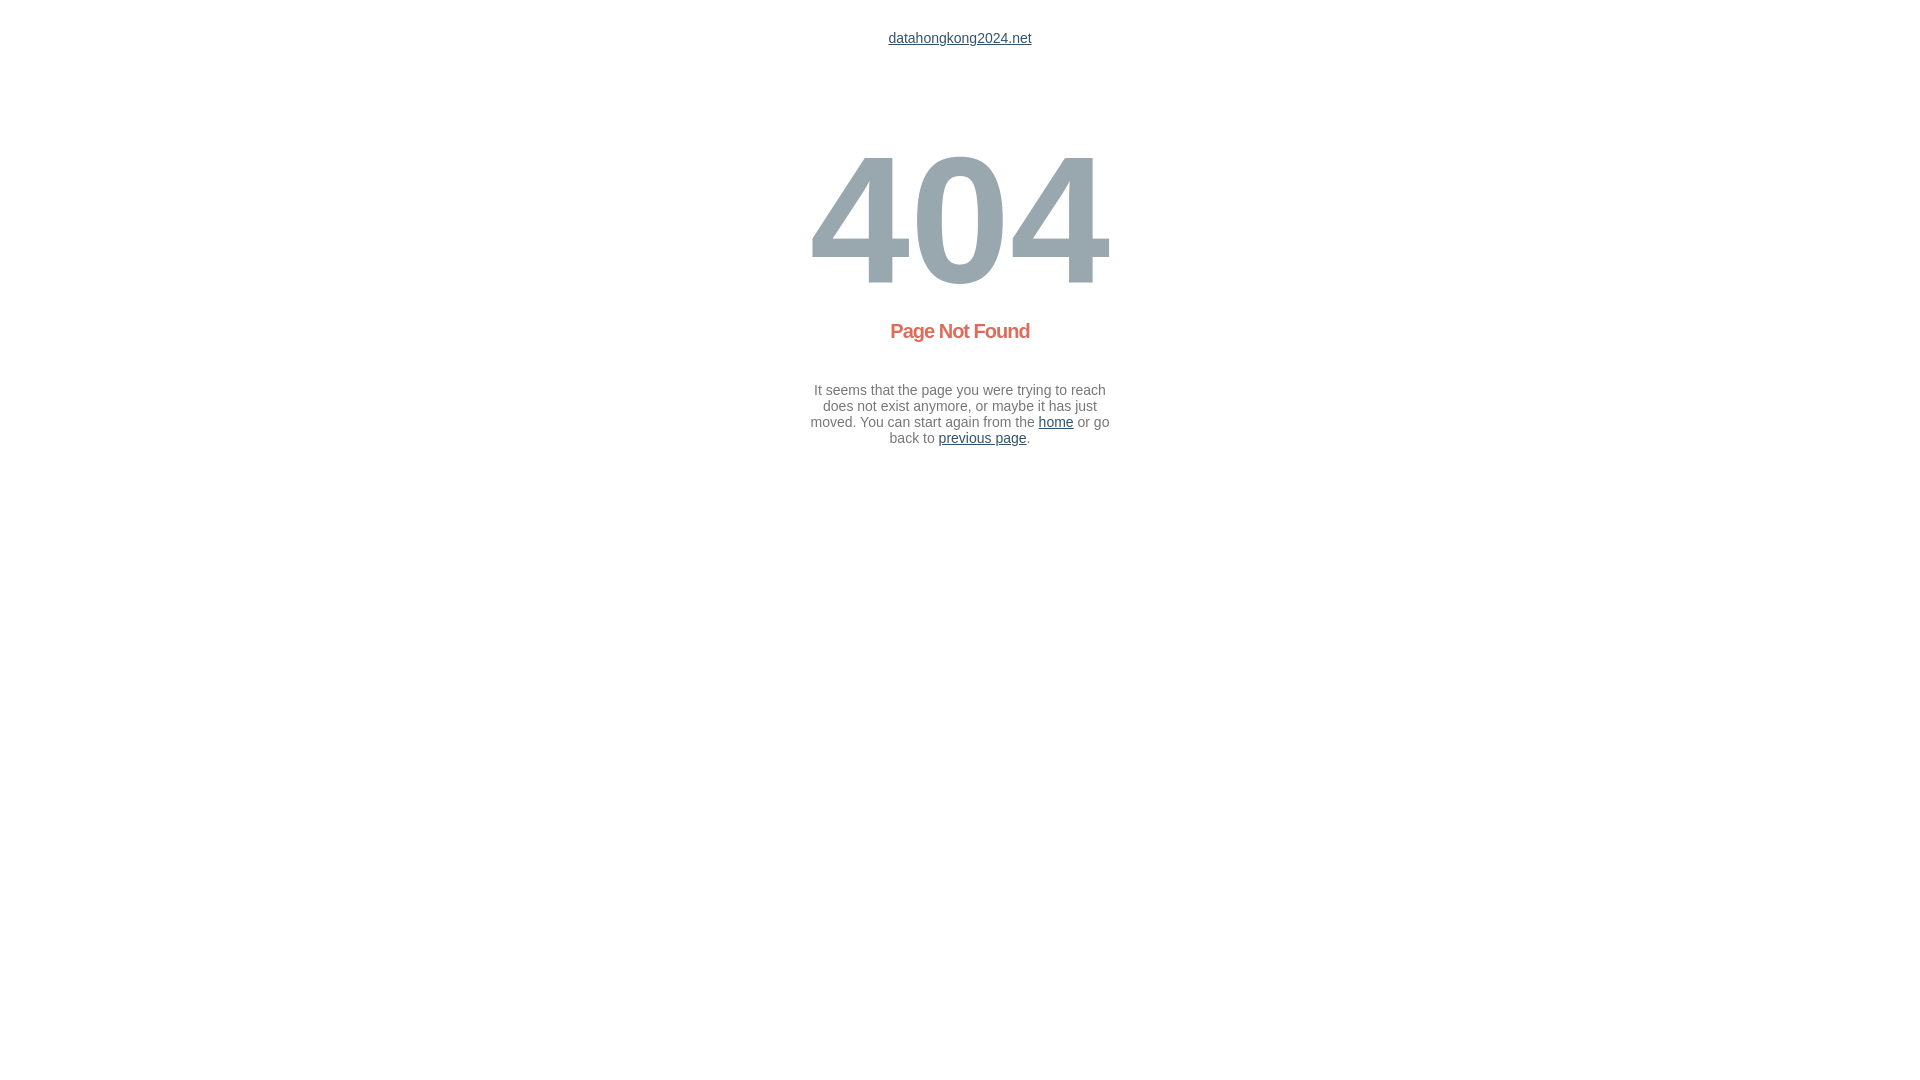 Image resolution: width=1920 pixels, height=1080 pixels. I want to click on 'datahongkong2024.net', so click(887, 38).